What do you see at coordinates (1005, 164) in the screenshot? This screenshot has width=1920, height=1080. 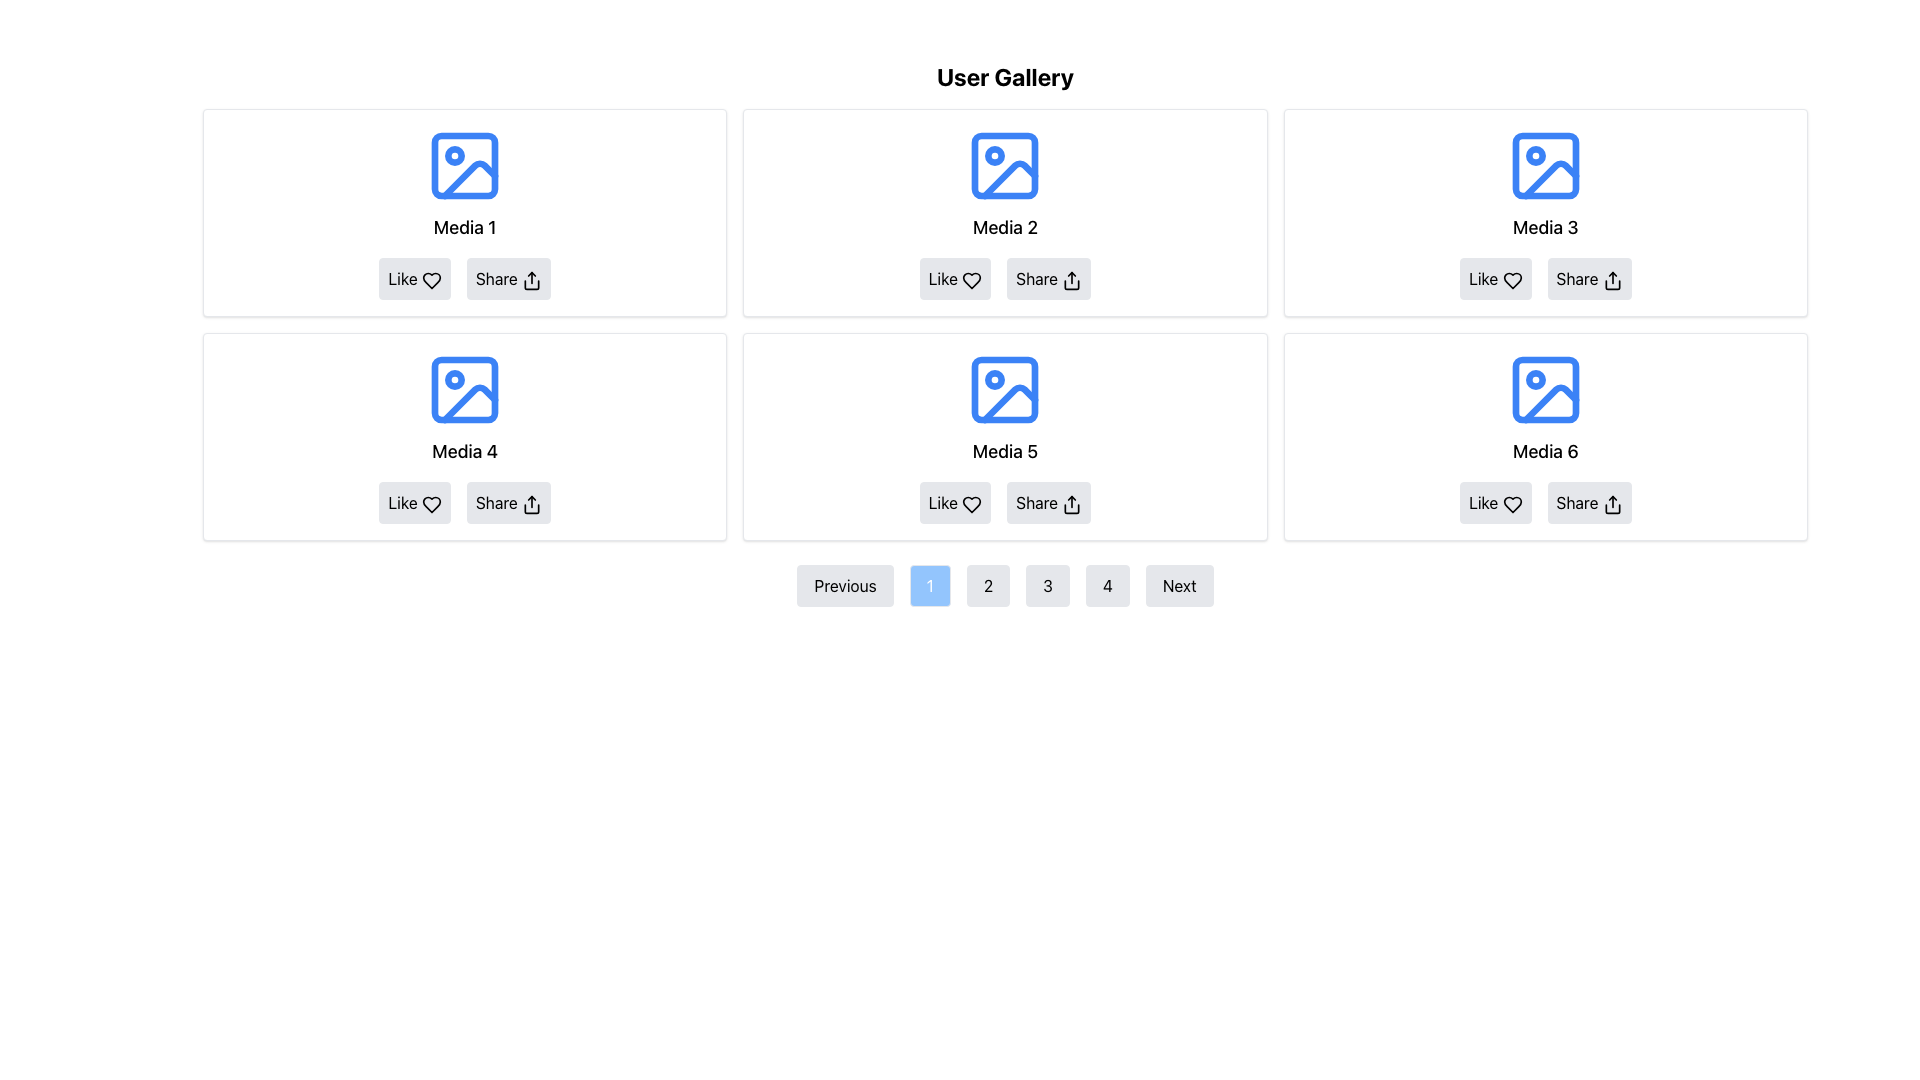 I see `the image icon with a blue border and white background located in the upper-left section of the second media card ('Media 2')` at bounding box center [1005, 164].